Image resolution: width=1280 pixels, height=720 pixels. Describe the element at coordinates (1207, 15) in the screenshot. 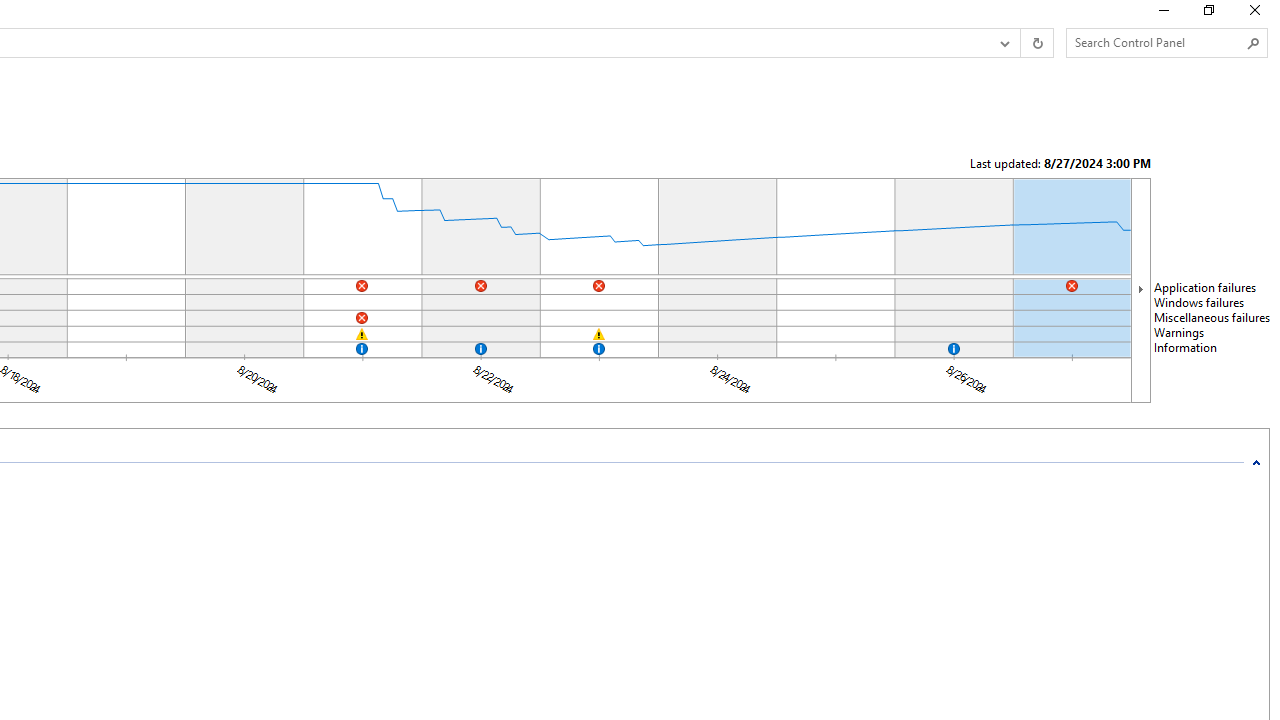

I see `'Restore'` at that location.